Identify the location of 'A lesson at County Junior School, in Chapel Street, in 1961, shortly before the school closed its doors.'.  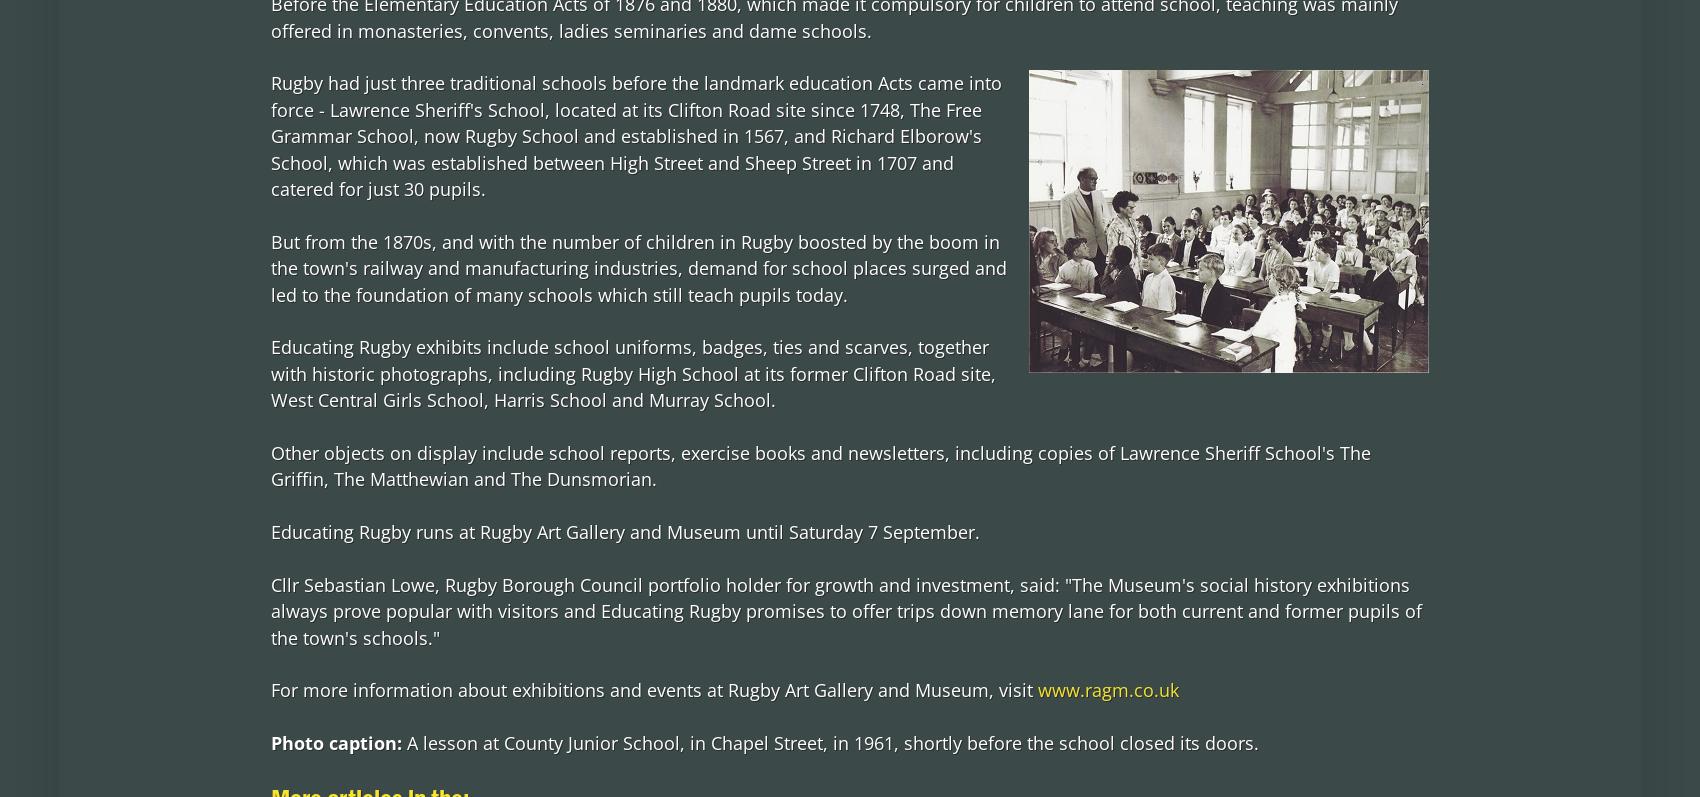
(830, 741).